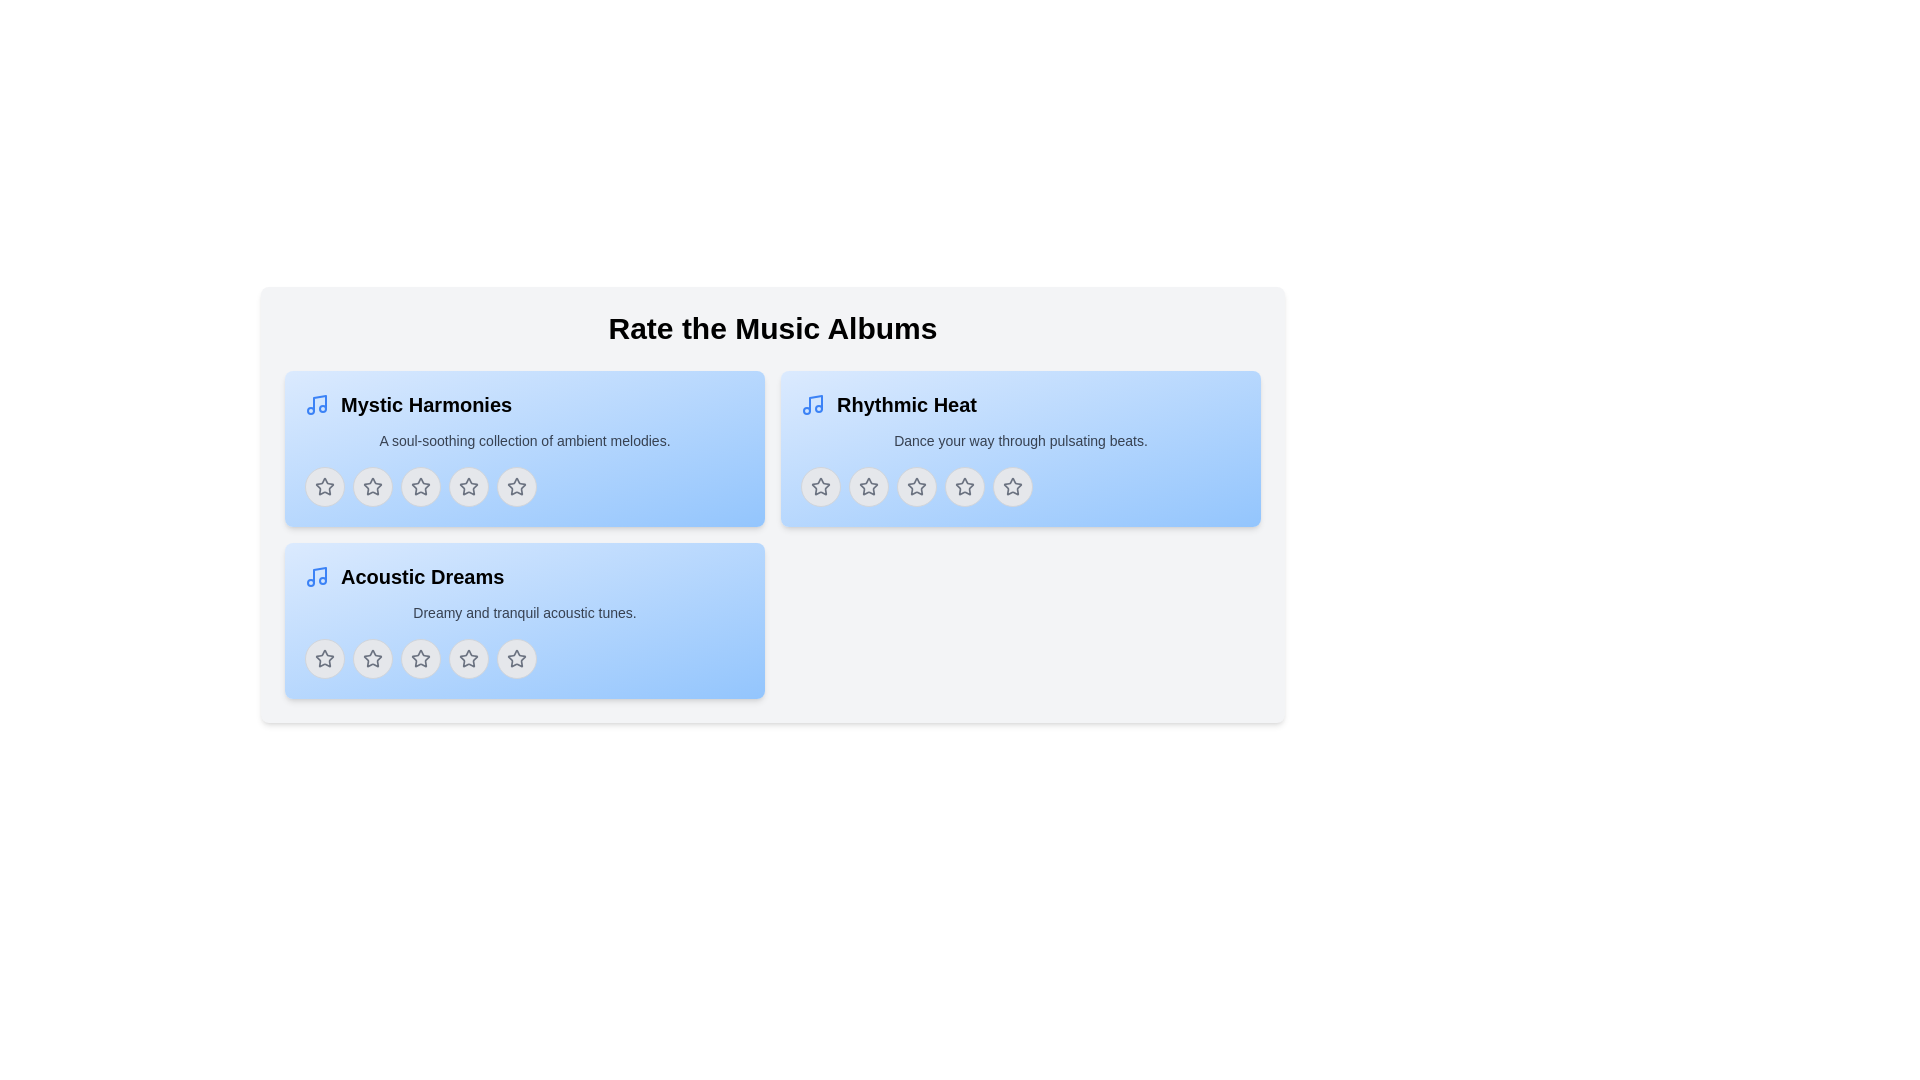 The image size is (1920, 1080). What do you see at coordinates (373, 486) in the screenshot?
I see `the second star in the series of rating stars for keyboard navigation within the 'Mystic Harmonies' card` at bounding box center [373, 486].